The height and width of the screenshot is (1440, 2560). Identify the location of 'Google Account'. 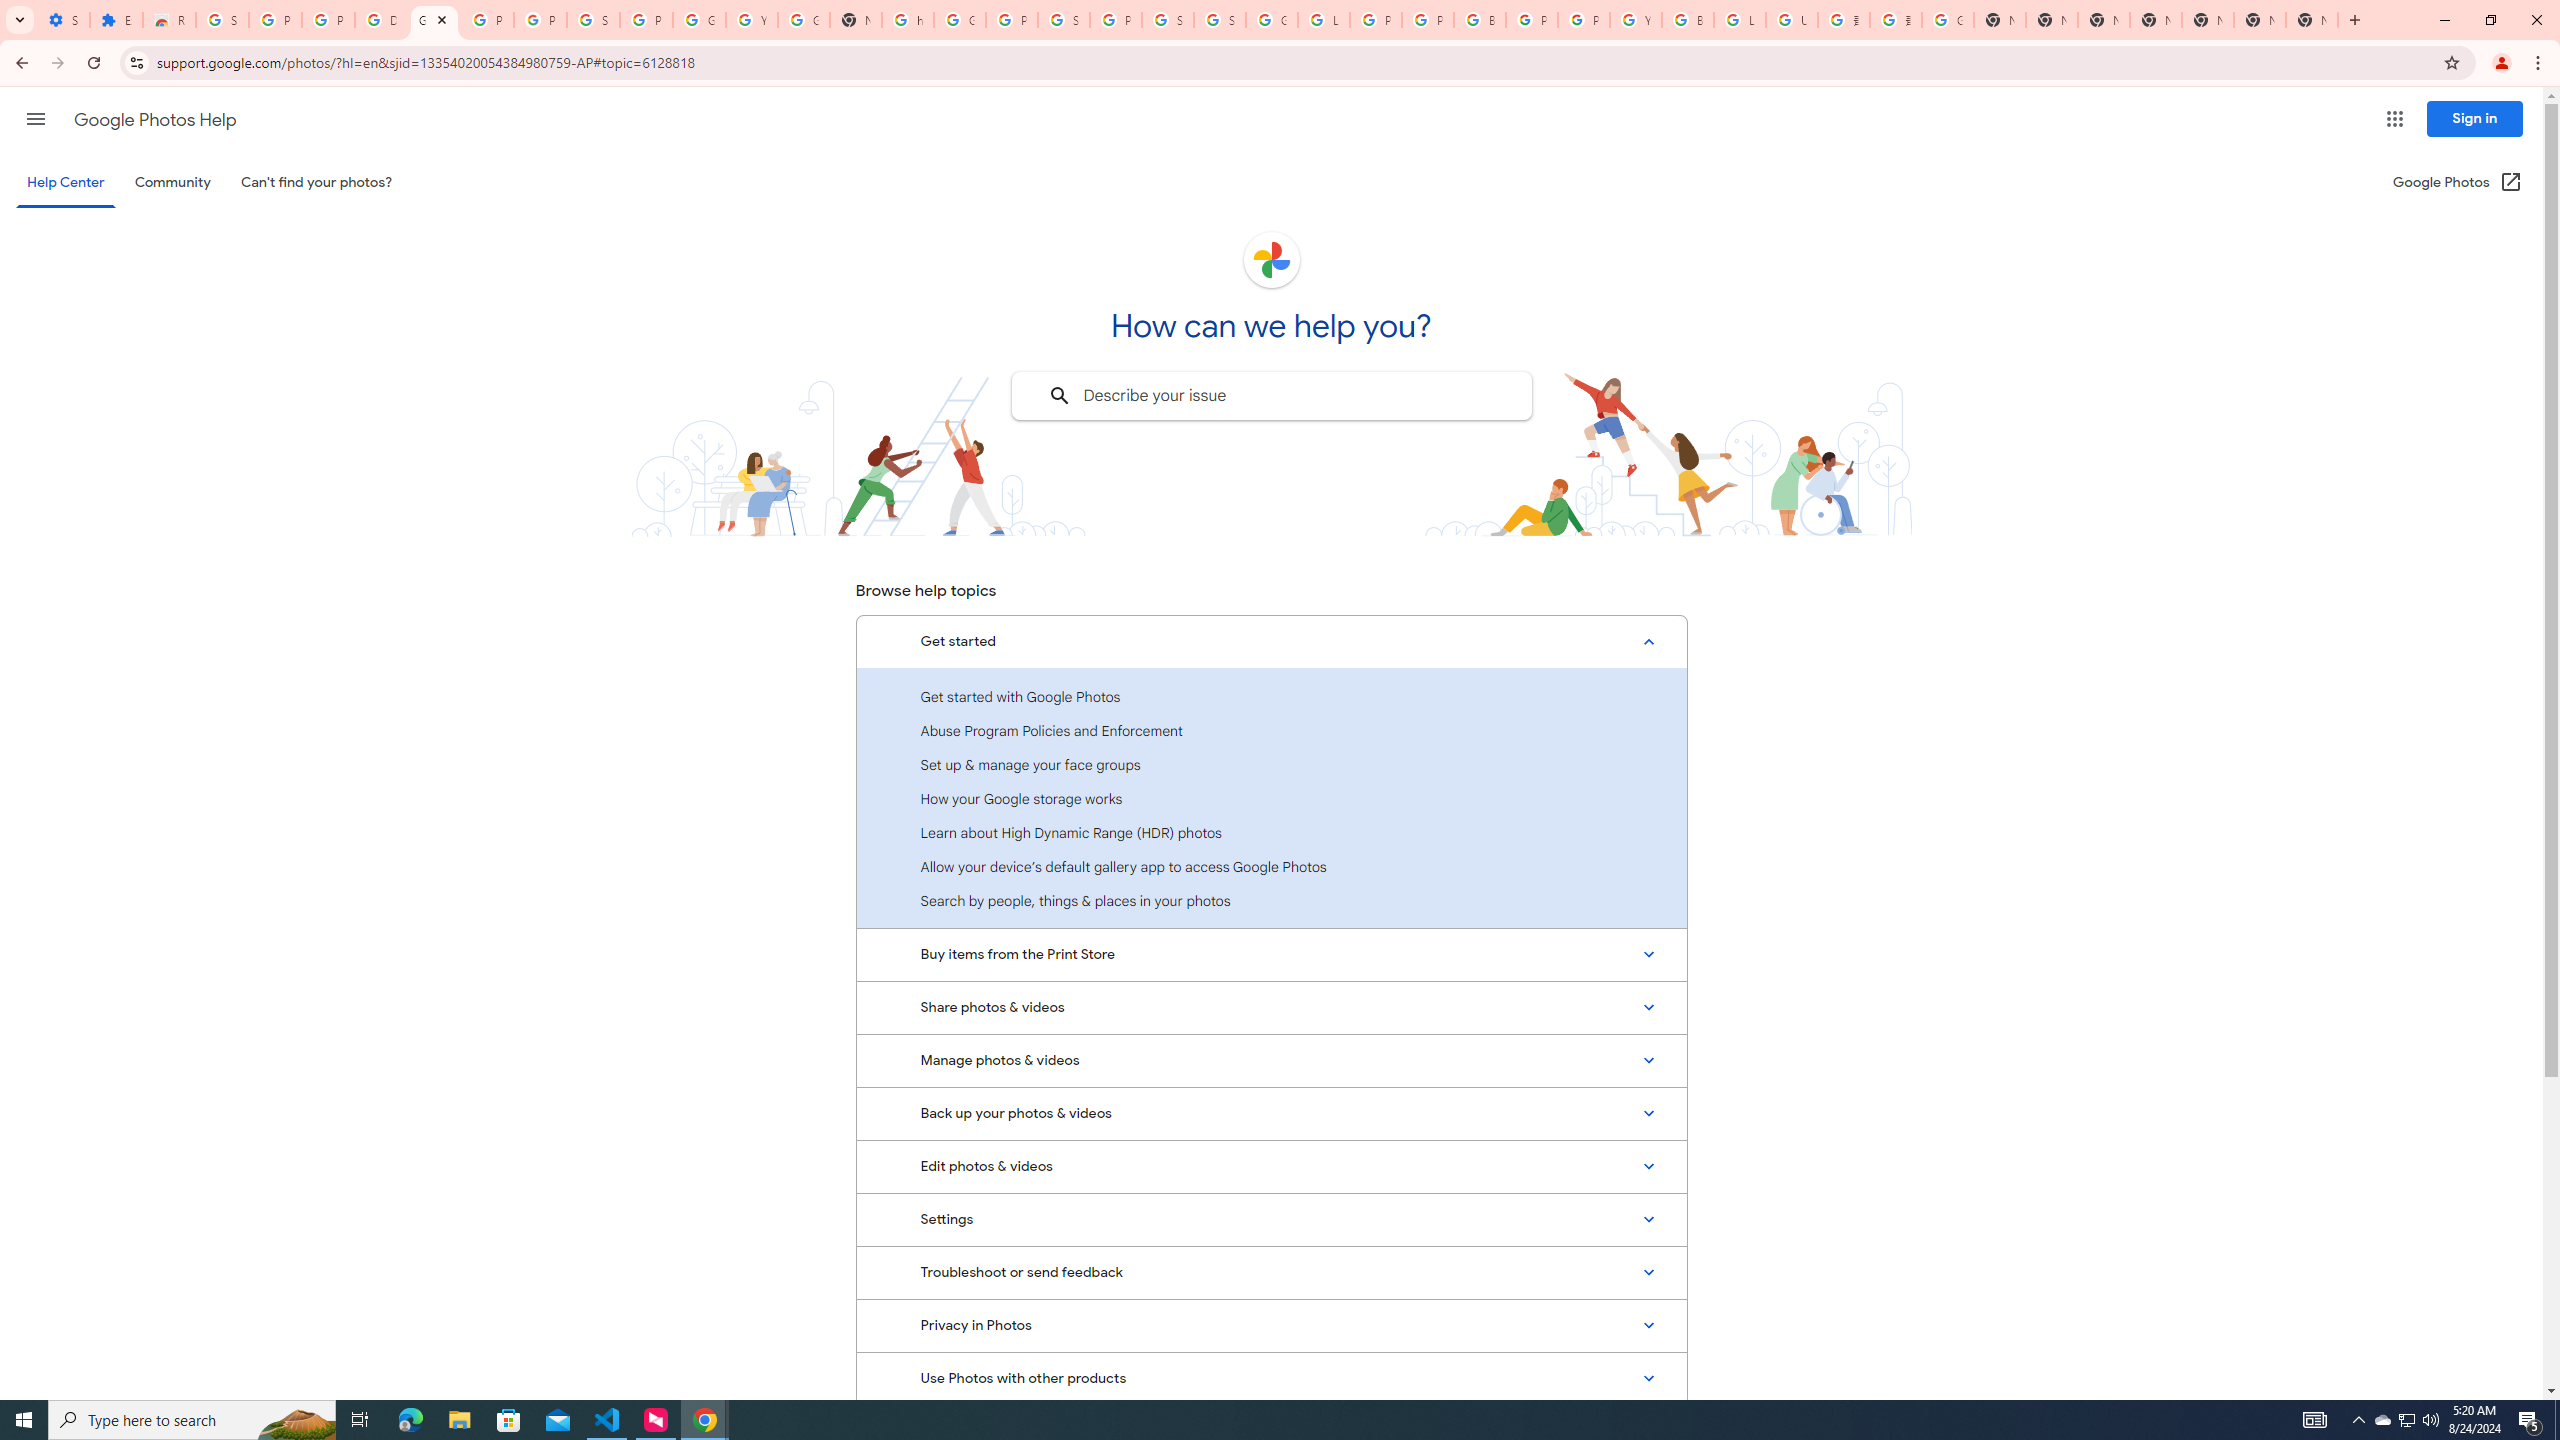
(697, 19).